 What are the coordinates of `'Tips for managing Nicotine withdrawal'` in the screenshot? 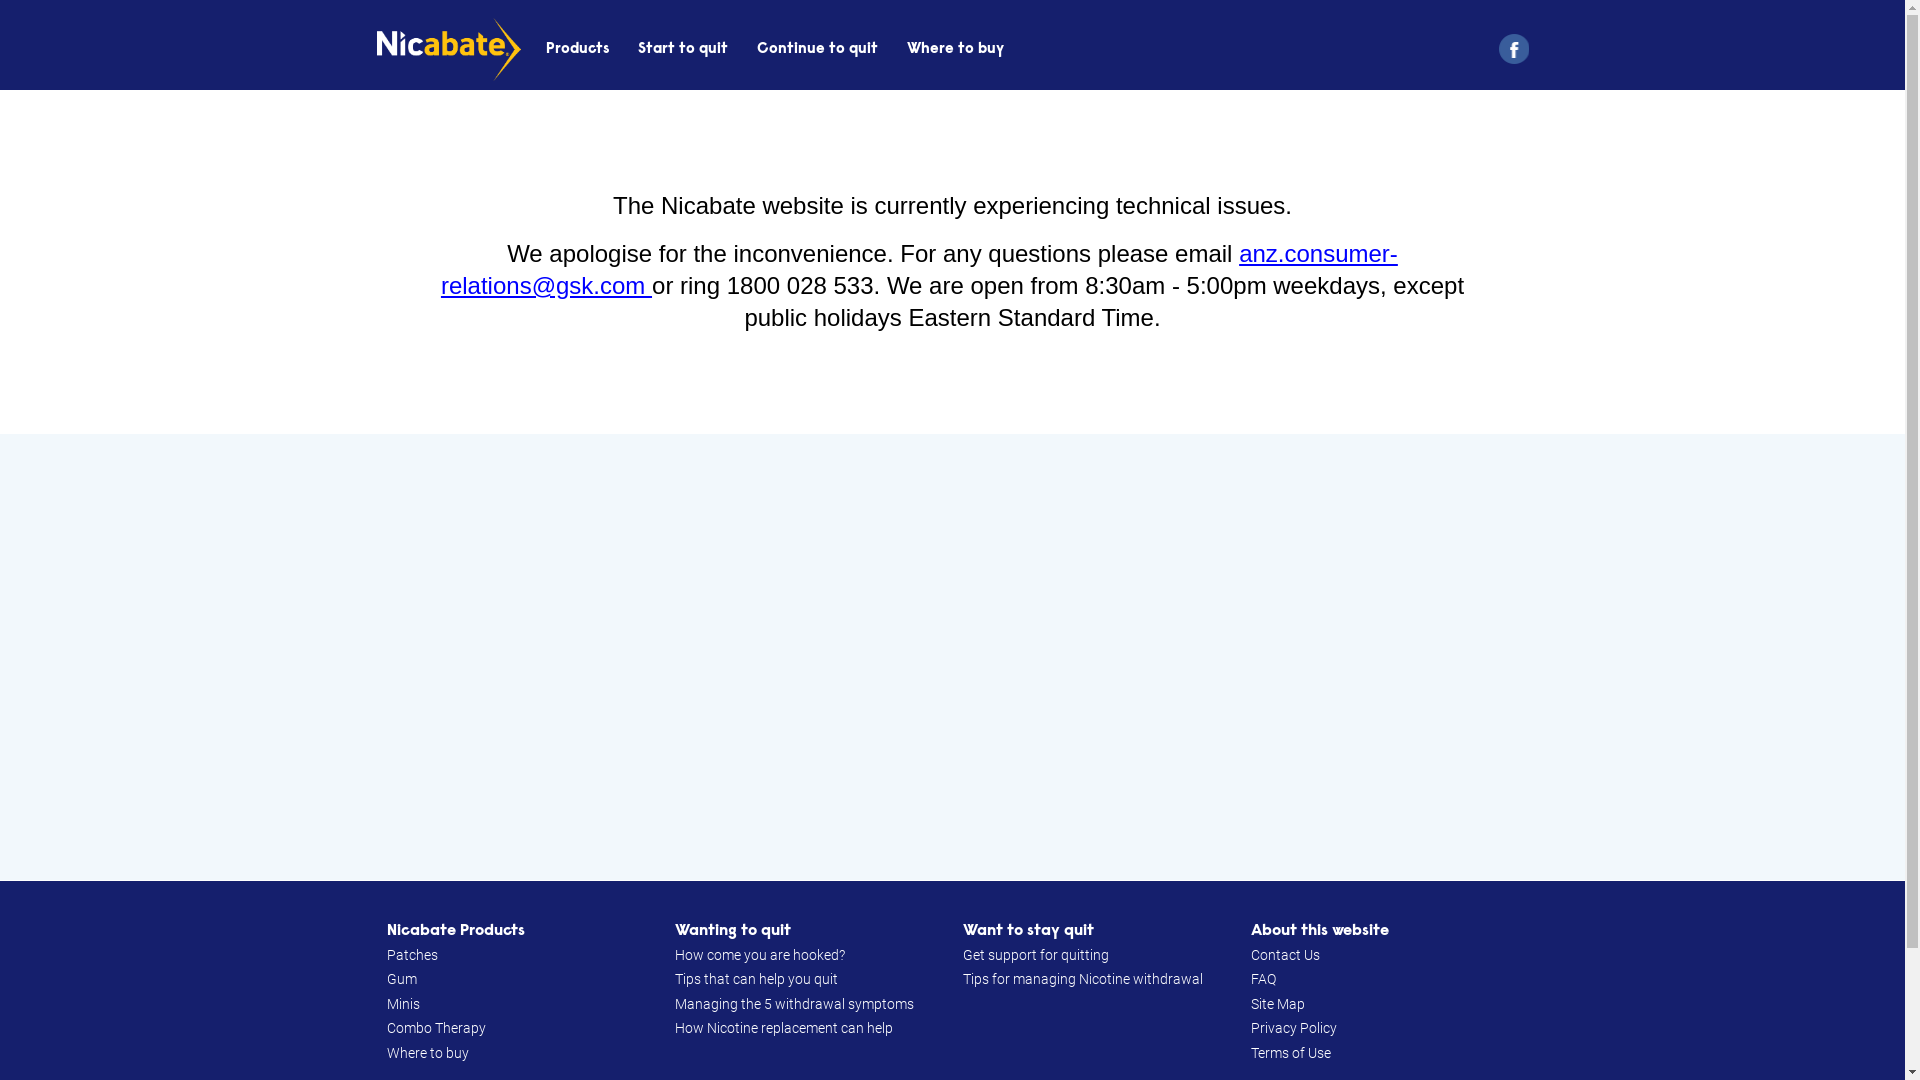 It's located at (1080, 978).